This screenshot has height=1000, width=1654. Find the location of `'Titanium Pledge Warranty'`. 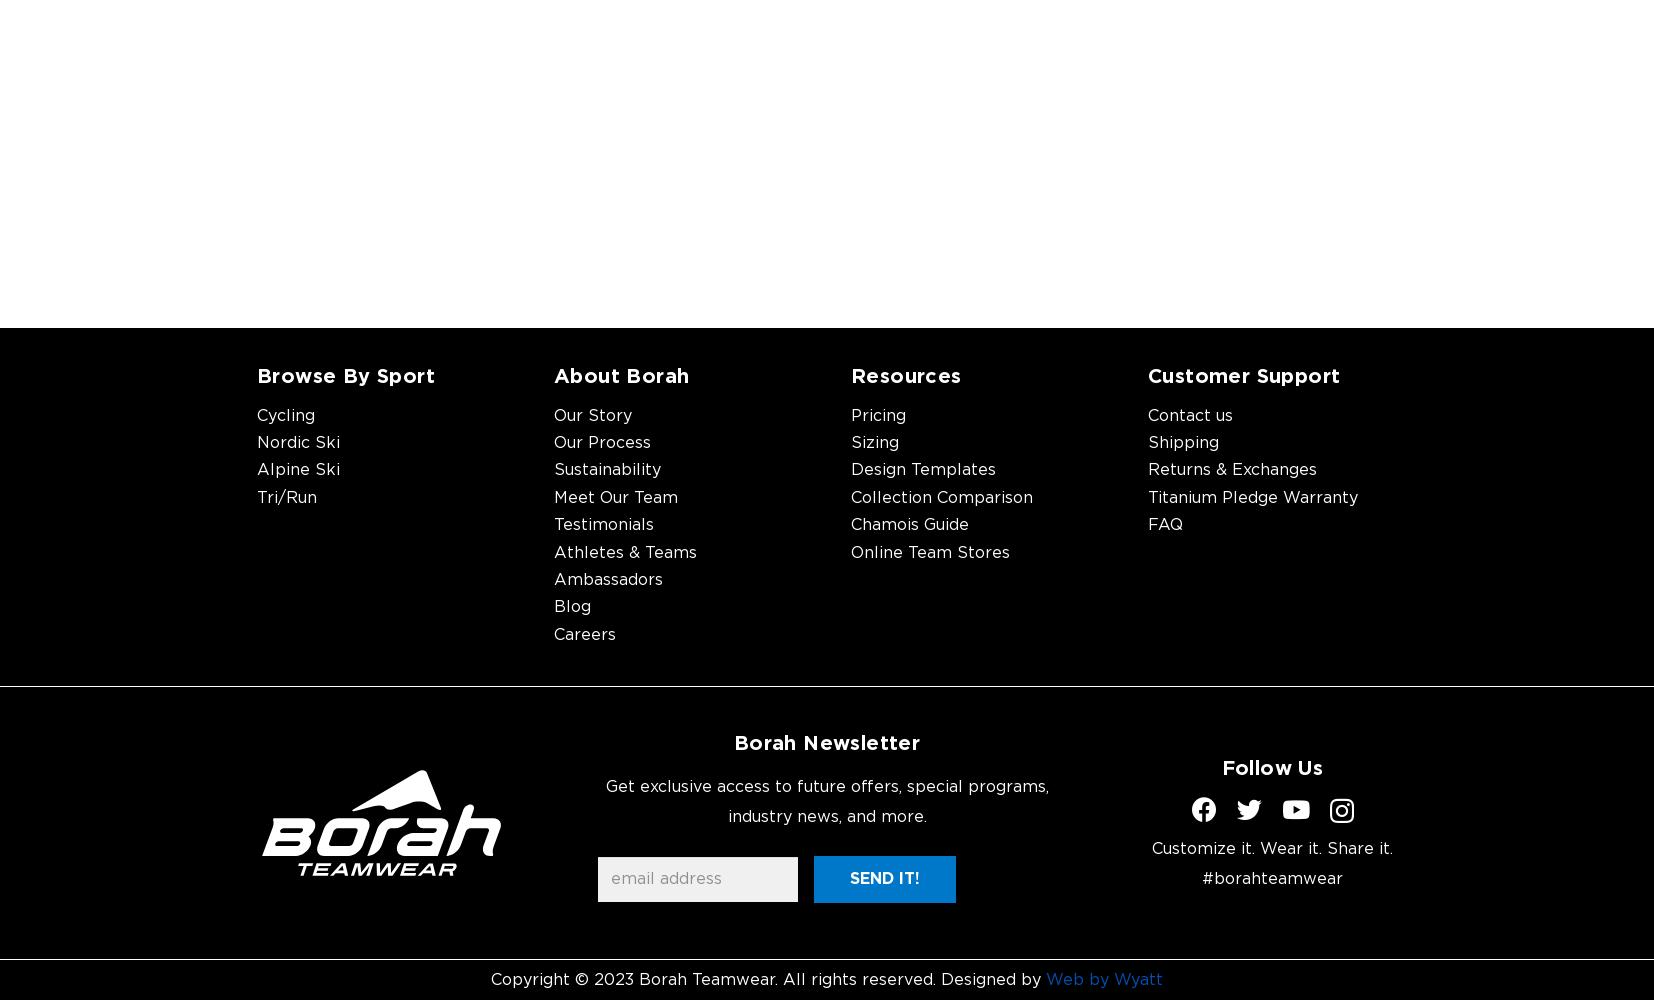

'Titanium Pledge Warranty' is located at coordinates (1253, 496).